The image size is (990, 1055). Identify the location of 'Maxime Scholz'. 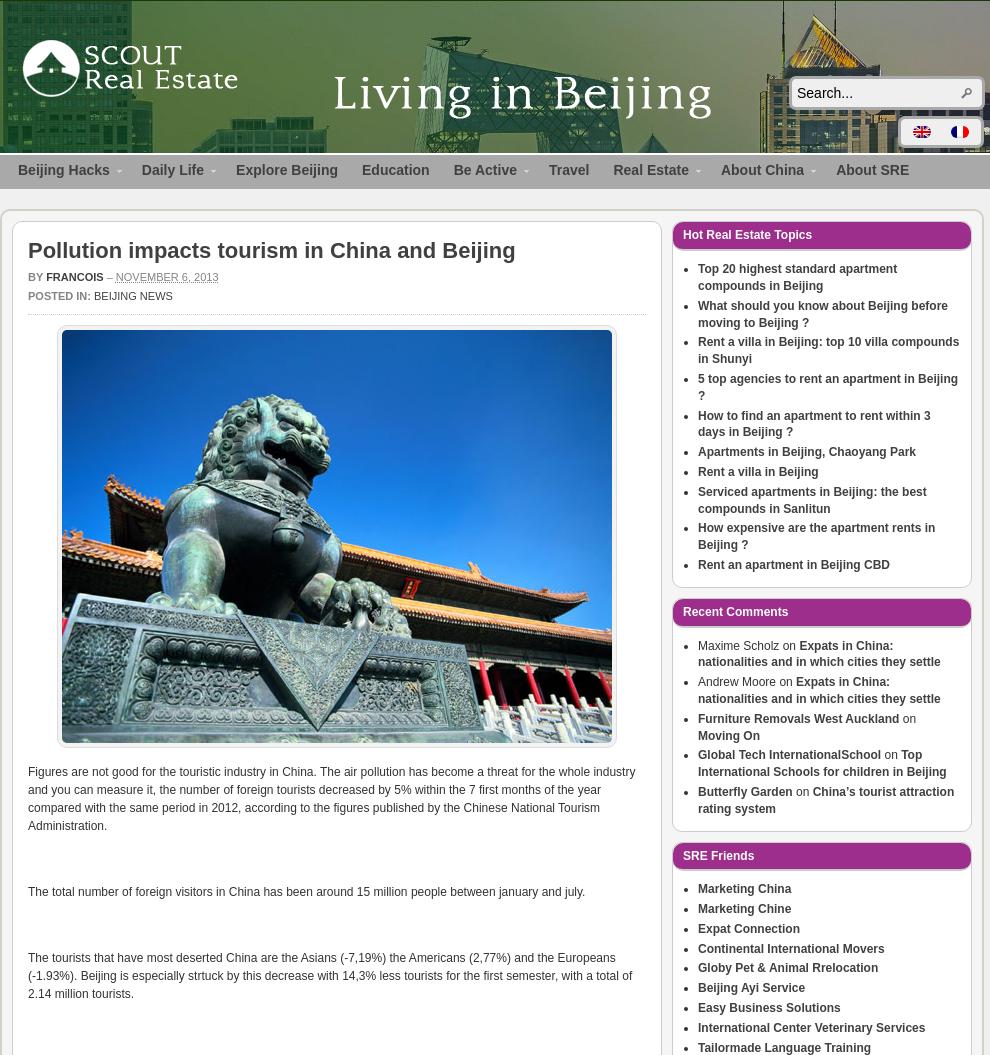
(697, 645).